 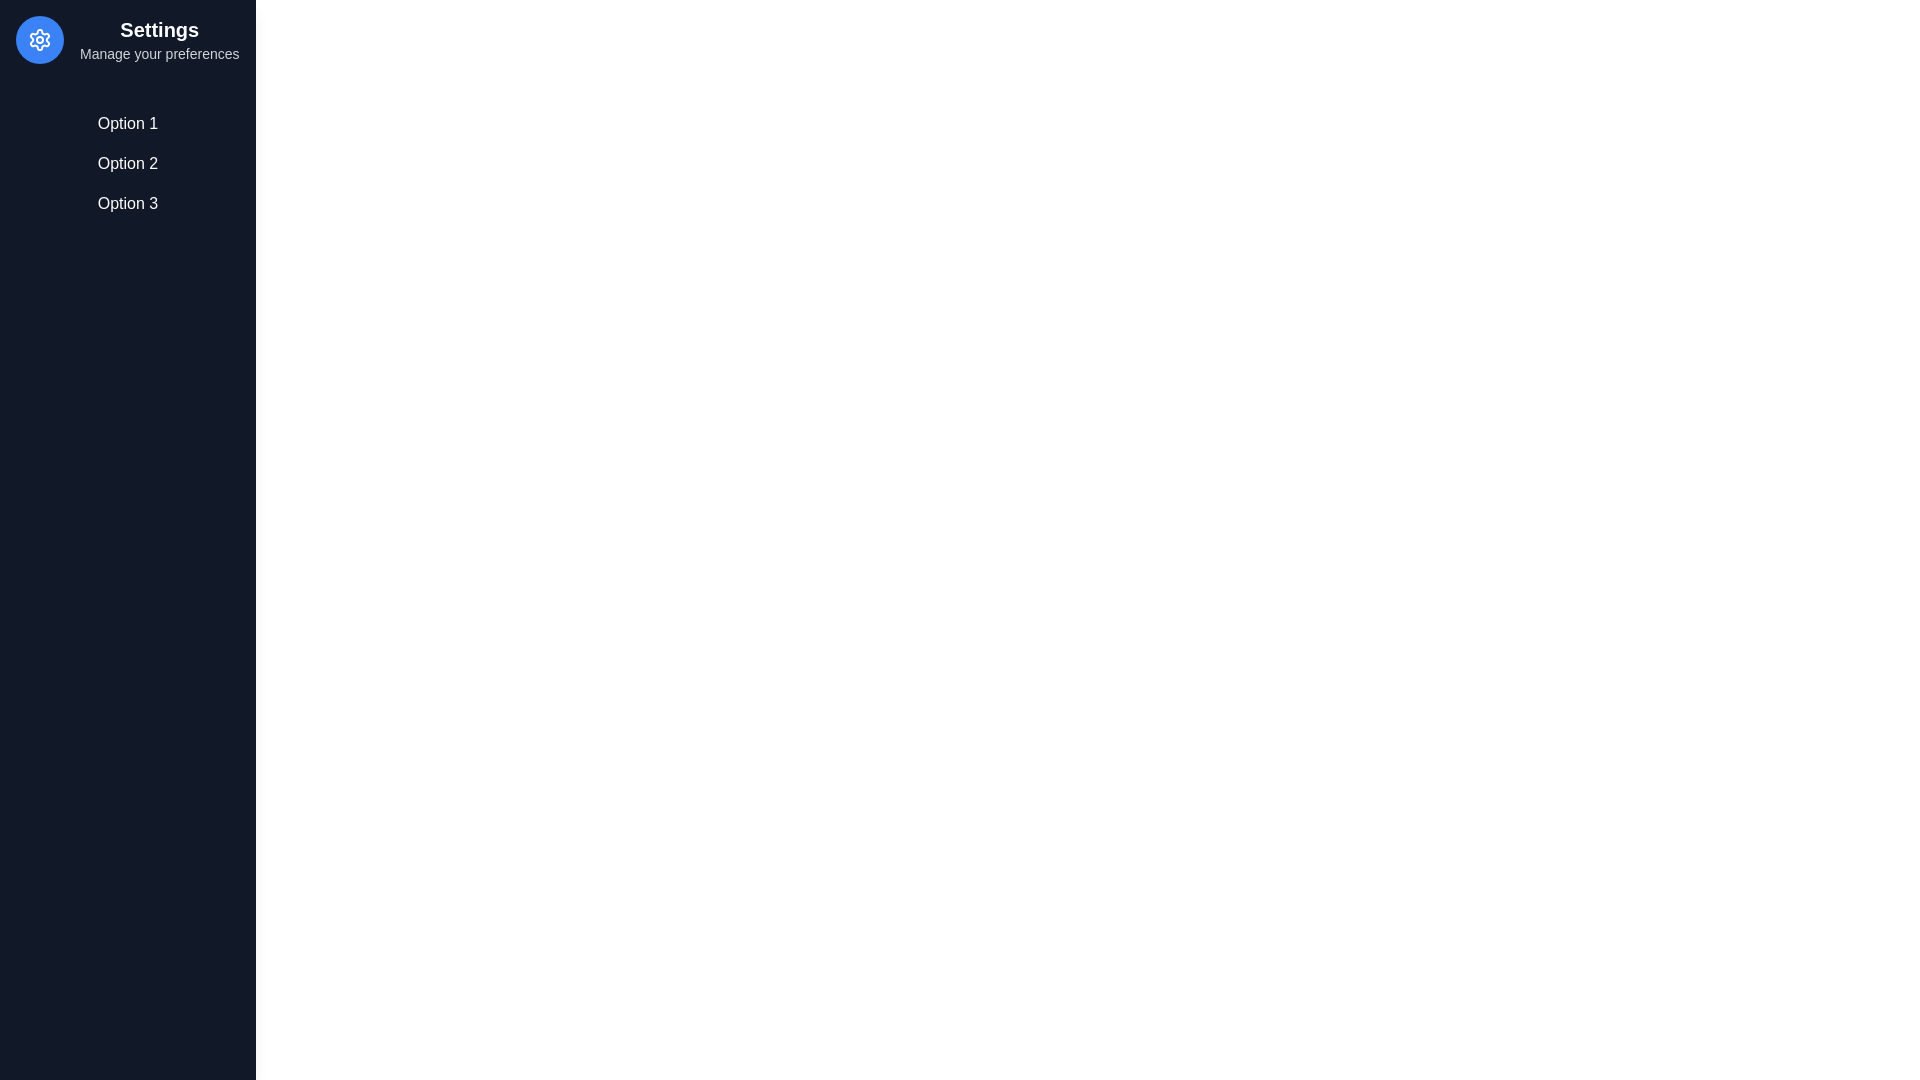 What do you see at coordinates (158, 53) in the screenshot?
I see `the descriptive text label beneath the bold 'Settings' text, which informs users about the functionality associated with 'Settings'` at bounding box center [158, 53].